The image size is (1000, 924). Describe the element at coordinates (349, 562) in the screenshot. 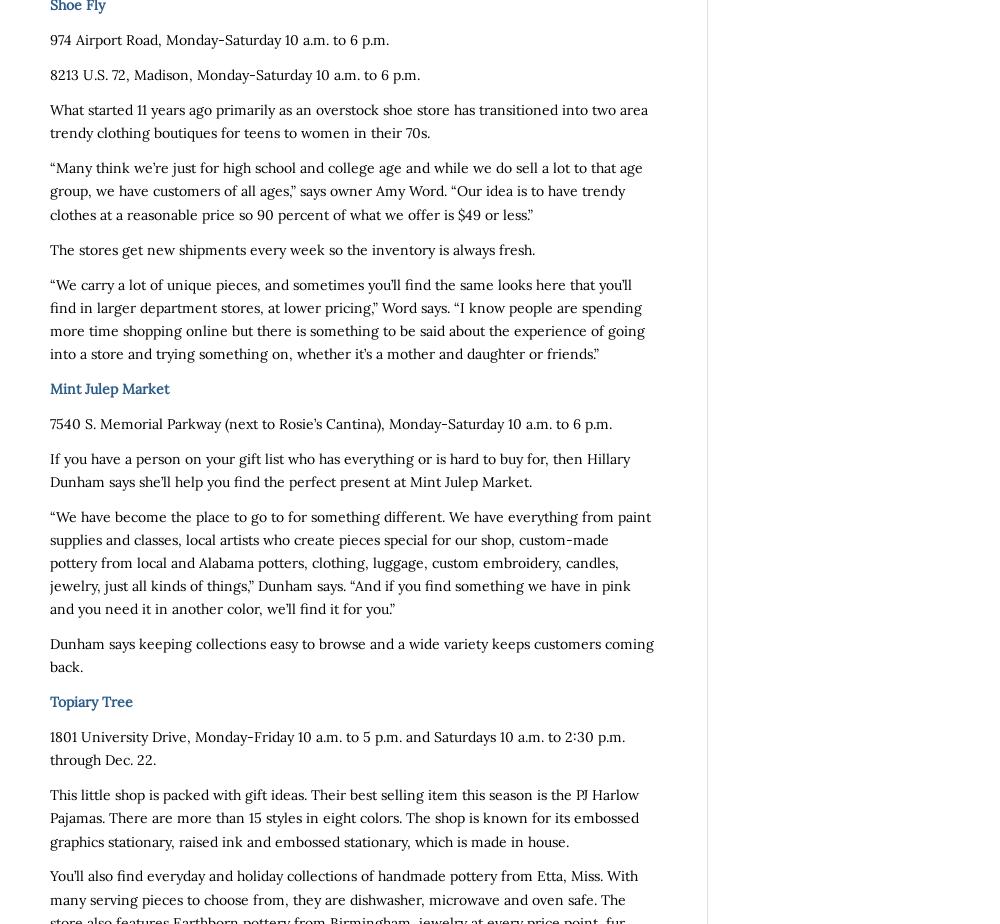

I see `'“We have become the place to go to for something different. We have everything from paint supplies and classes, local artists who create pieces special for our shop, custom-made pottery from local and Alabama potters, clothing, luggage, custom embroidery, candles, jewelry, just all kinds of things,” Dunham says. “And if you find something we have in pink and you need it in another color, we’ll find it for you.”'` at that location.